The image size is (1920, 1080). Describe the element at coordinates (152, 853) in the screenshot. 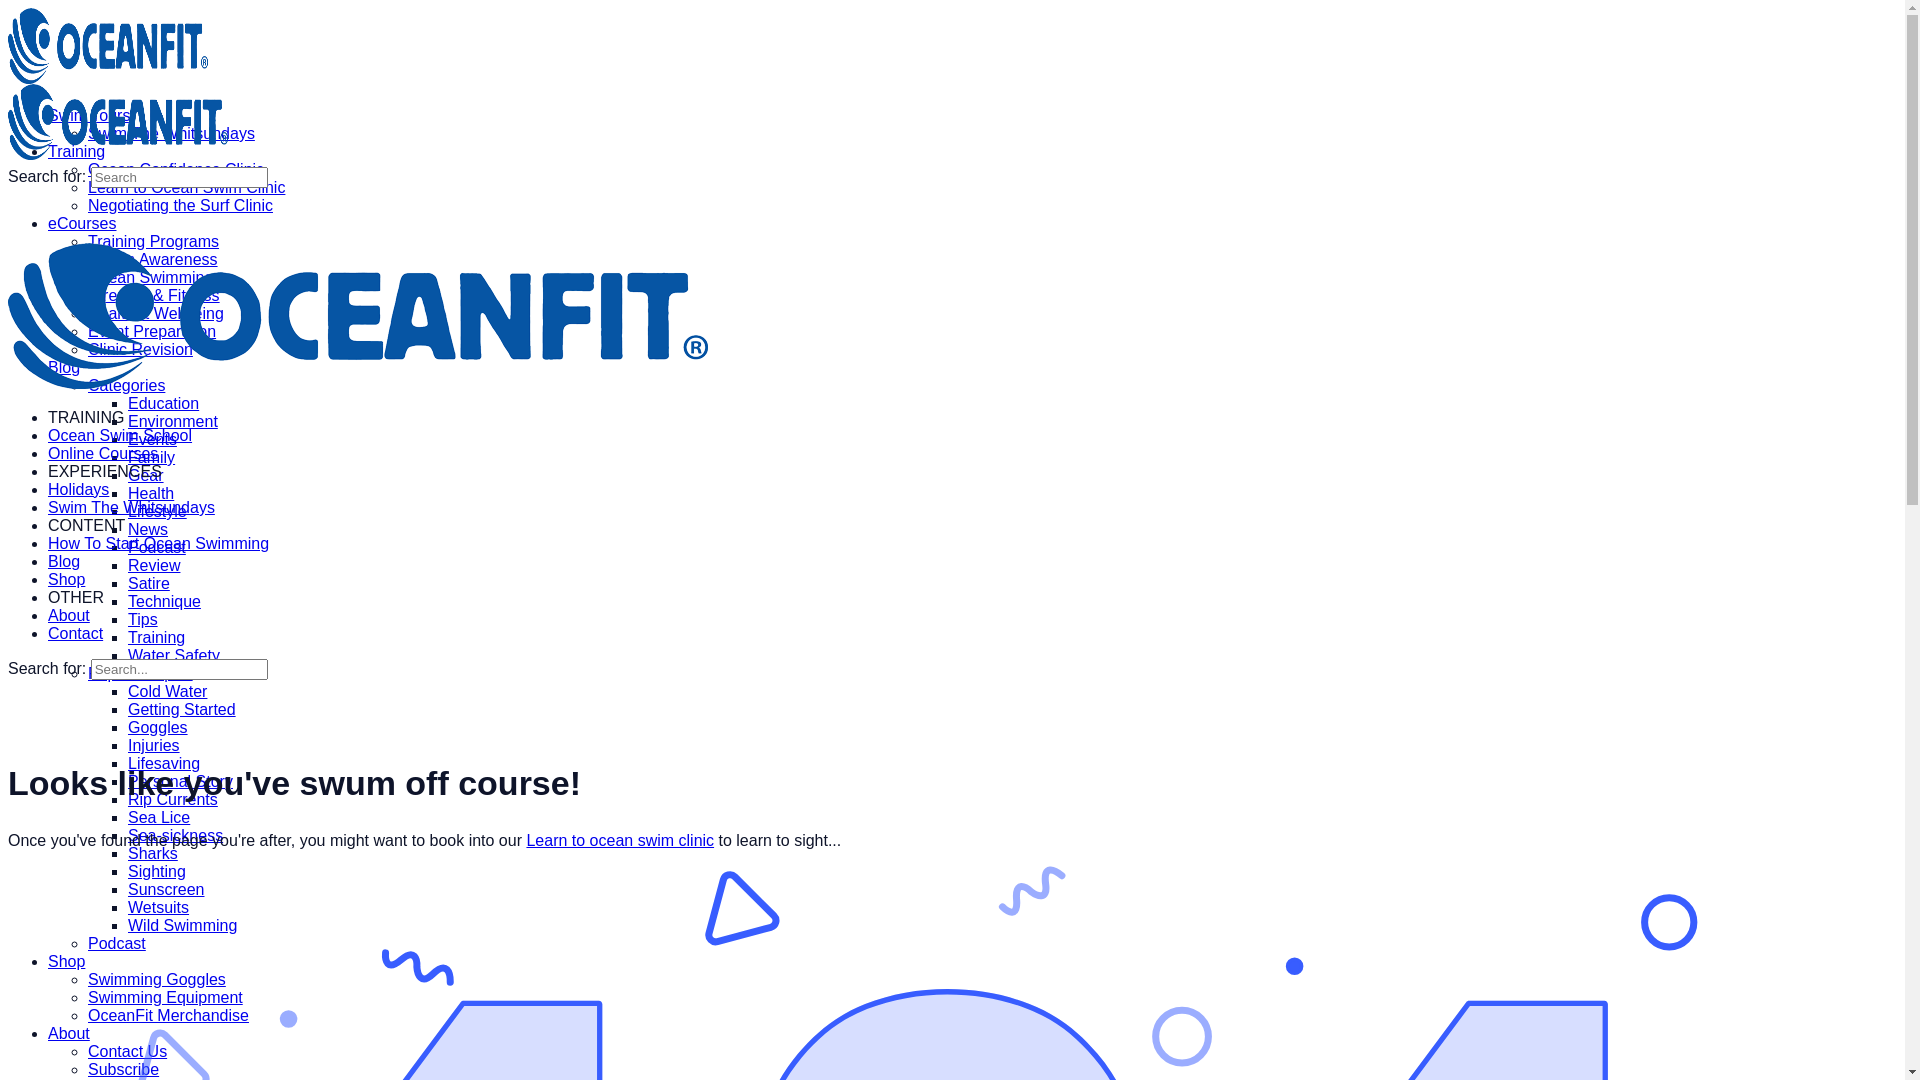

I see `'Sharks'` at that location.